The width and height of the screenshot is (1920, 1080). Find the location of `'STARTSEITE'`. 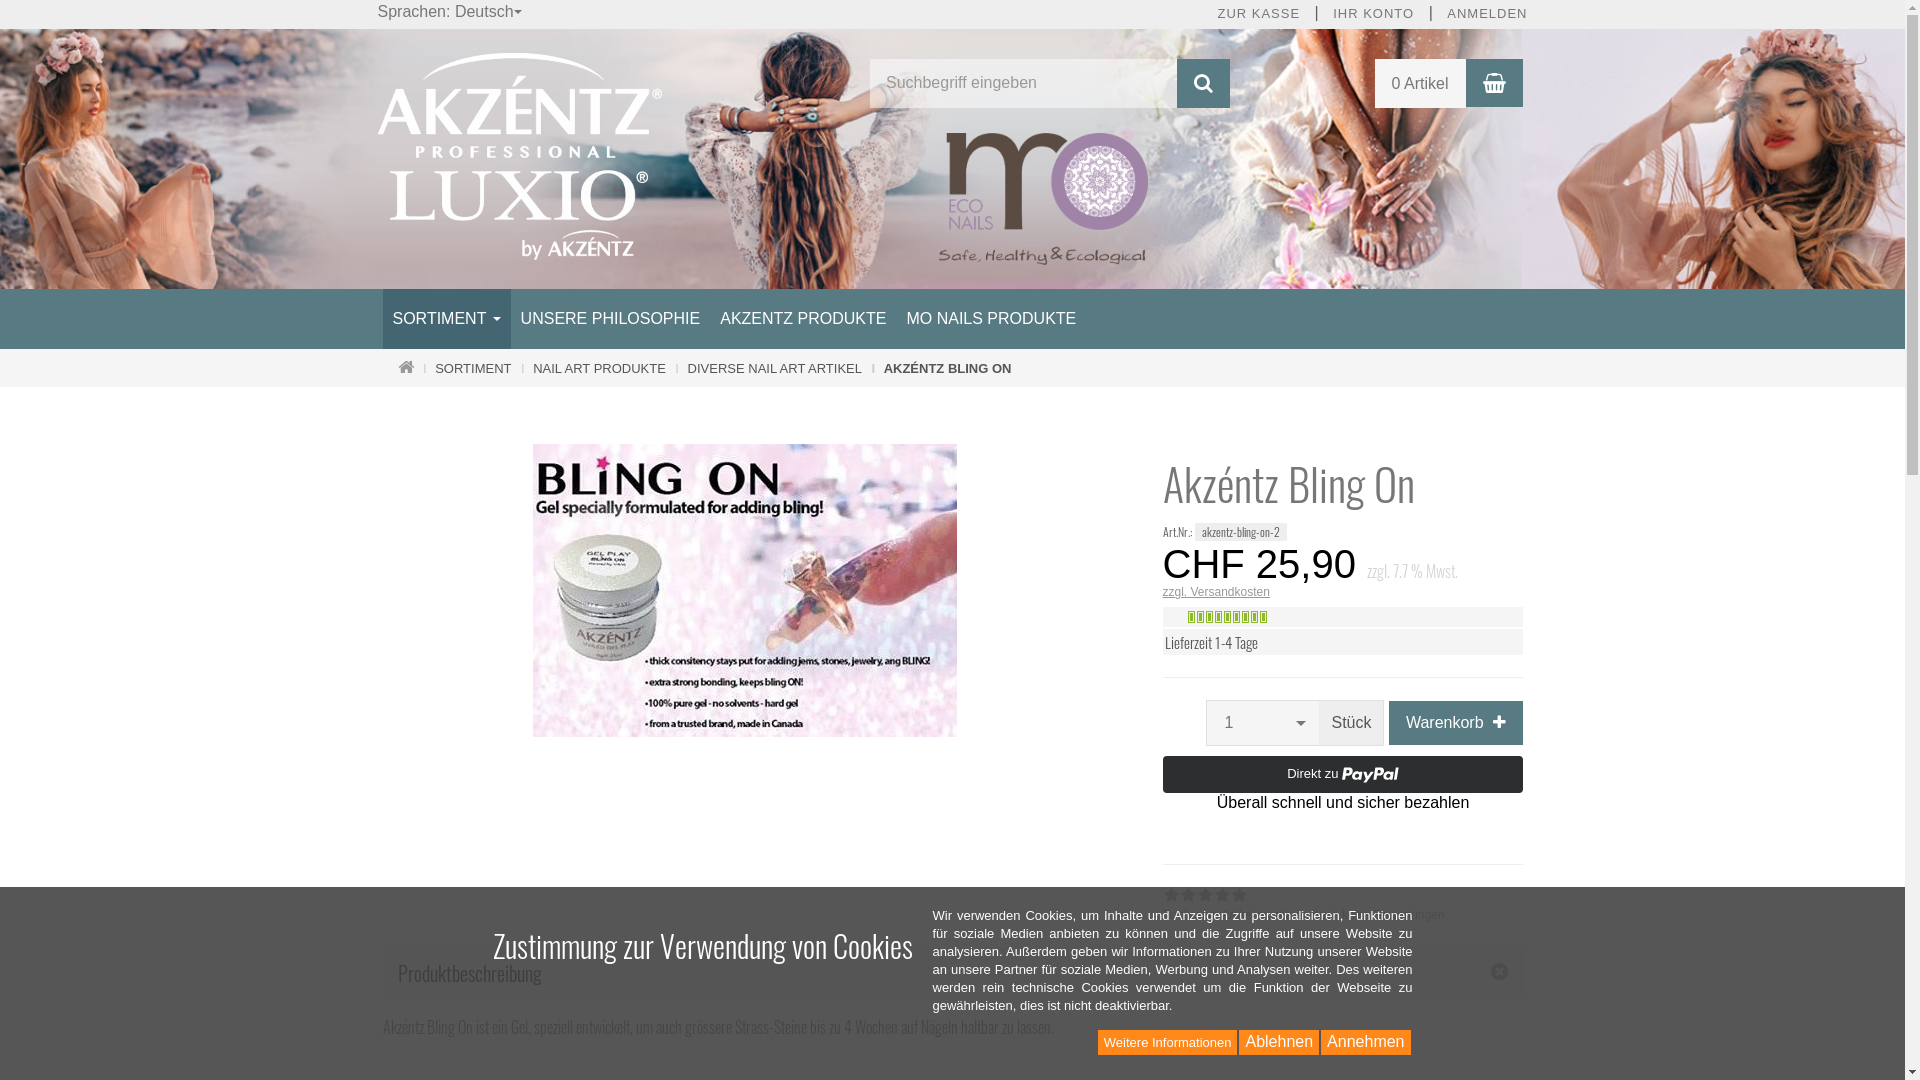

'STARTSEITE' is located at coordinates (405, 368).